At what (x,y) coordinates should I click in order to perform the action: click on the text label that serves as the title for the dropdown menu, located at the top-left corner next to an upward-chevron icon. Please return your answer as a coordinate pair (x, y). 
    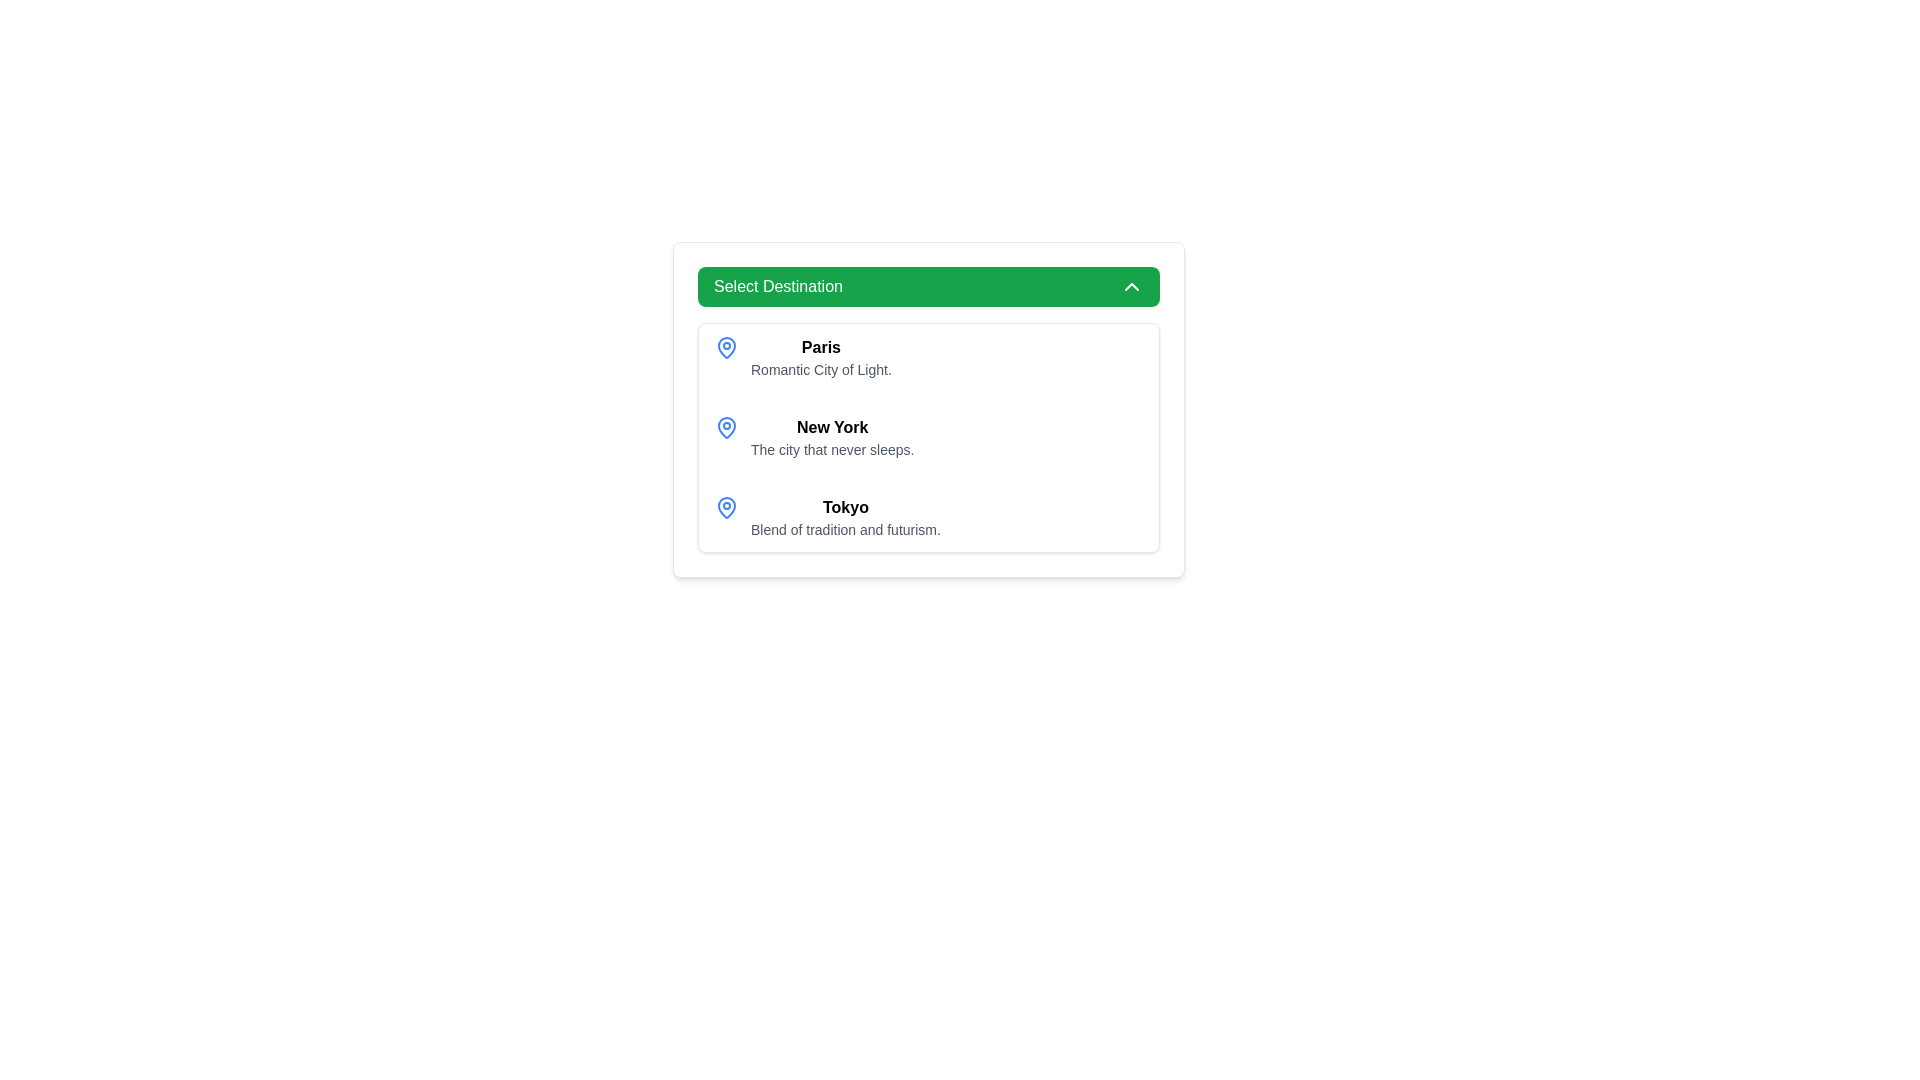
    Looking at the image, I should click on (777, 286).